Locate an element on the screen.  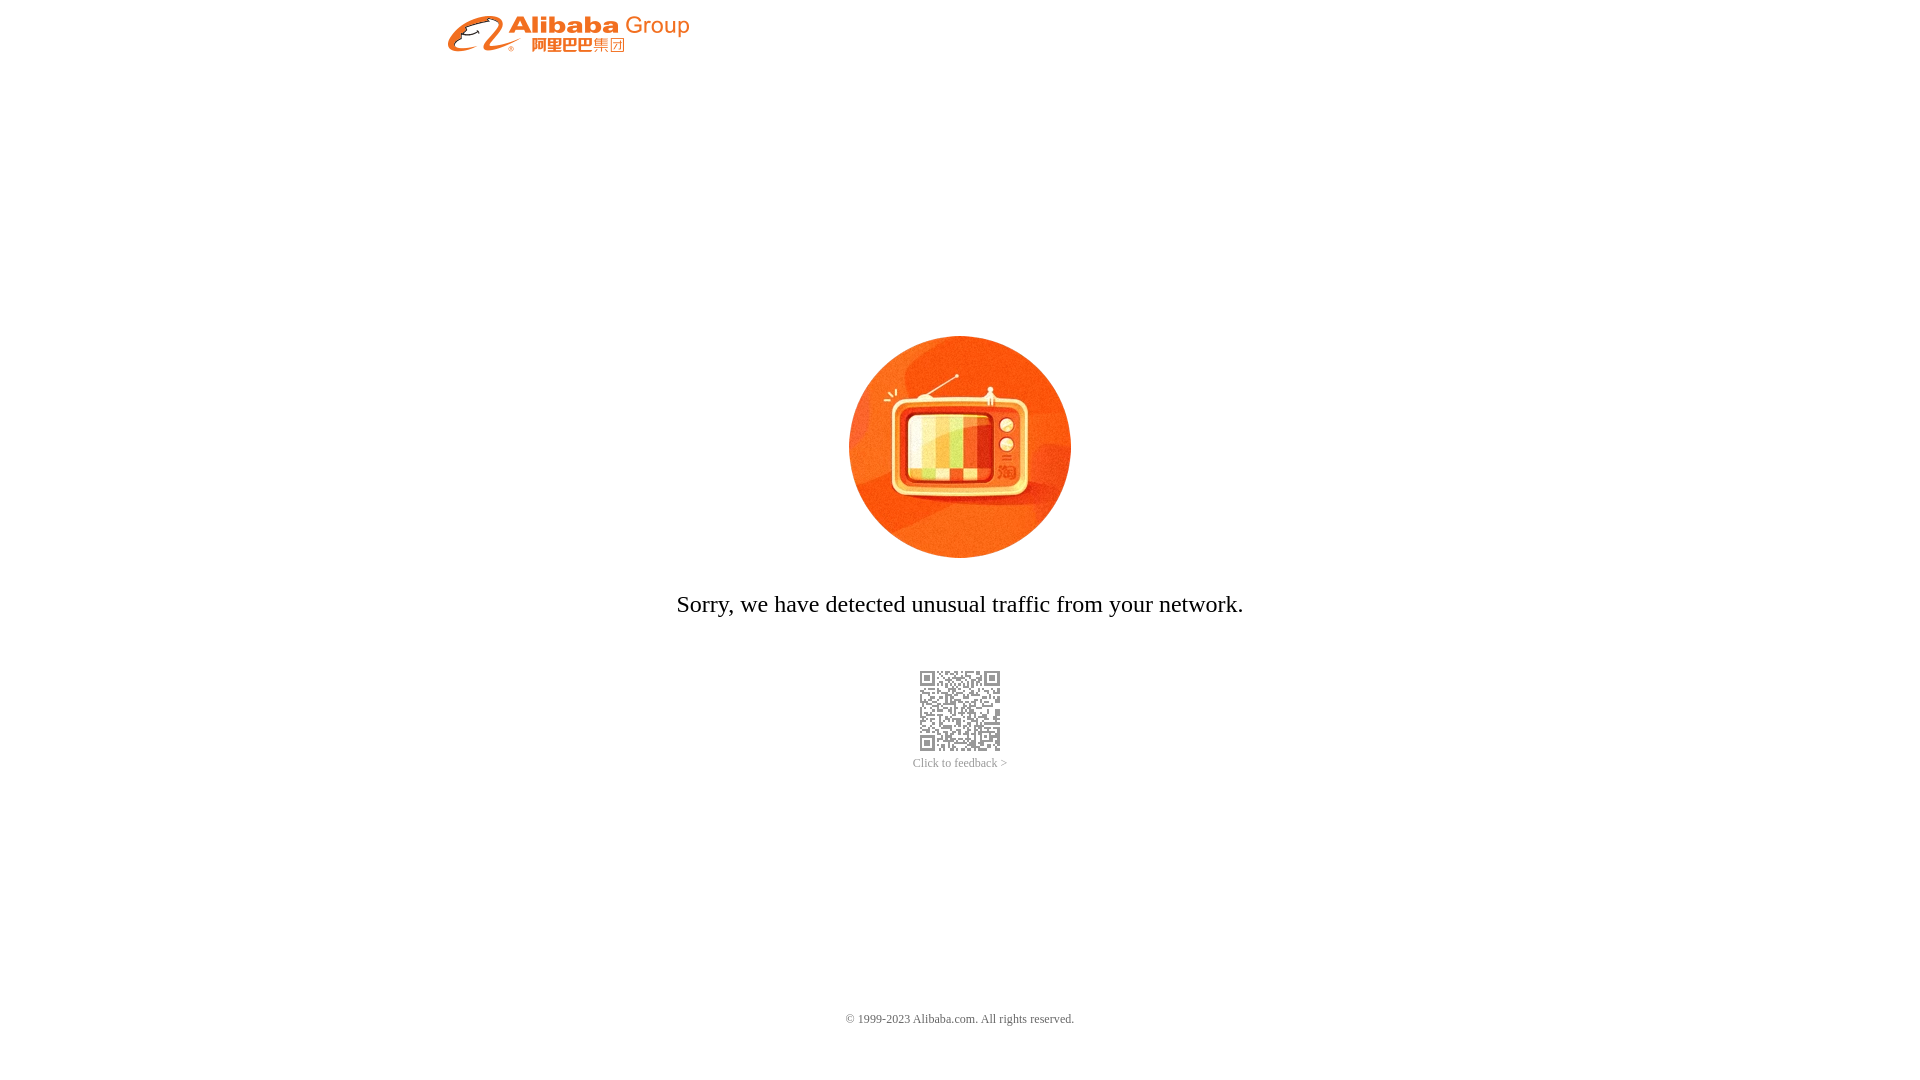
'Click to feedback >' is located at coordinates (911, 763).